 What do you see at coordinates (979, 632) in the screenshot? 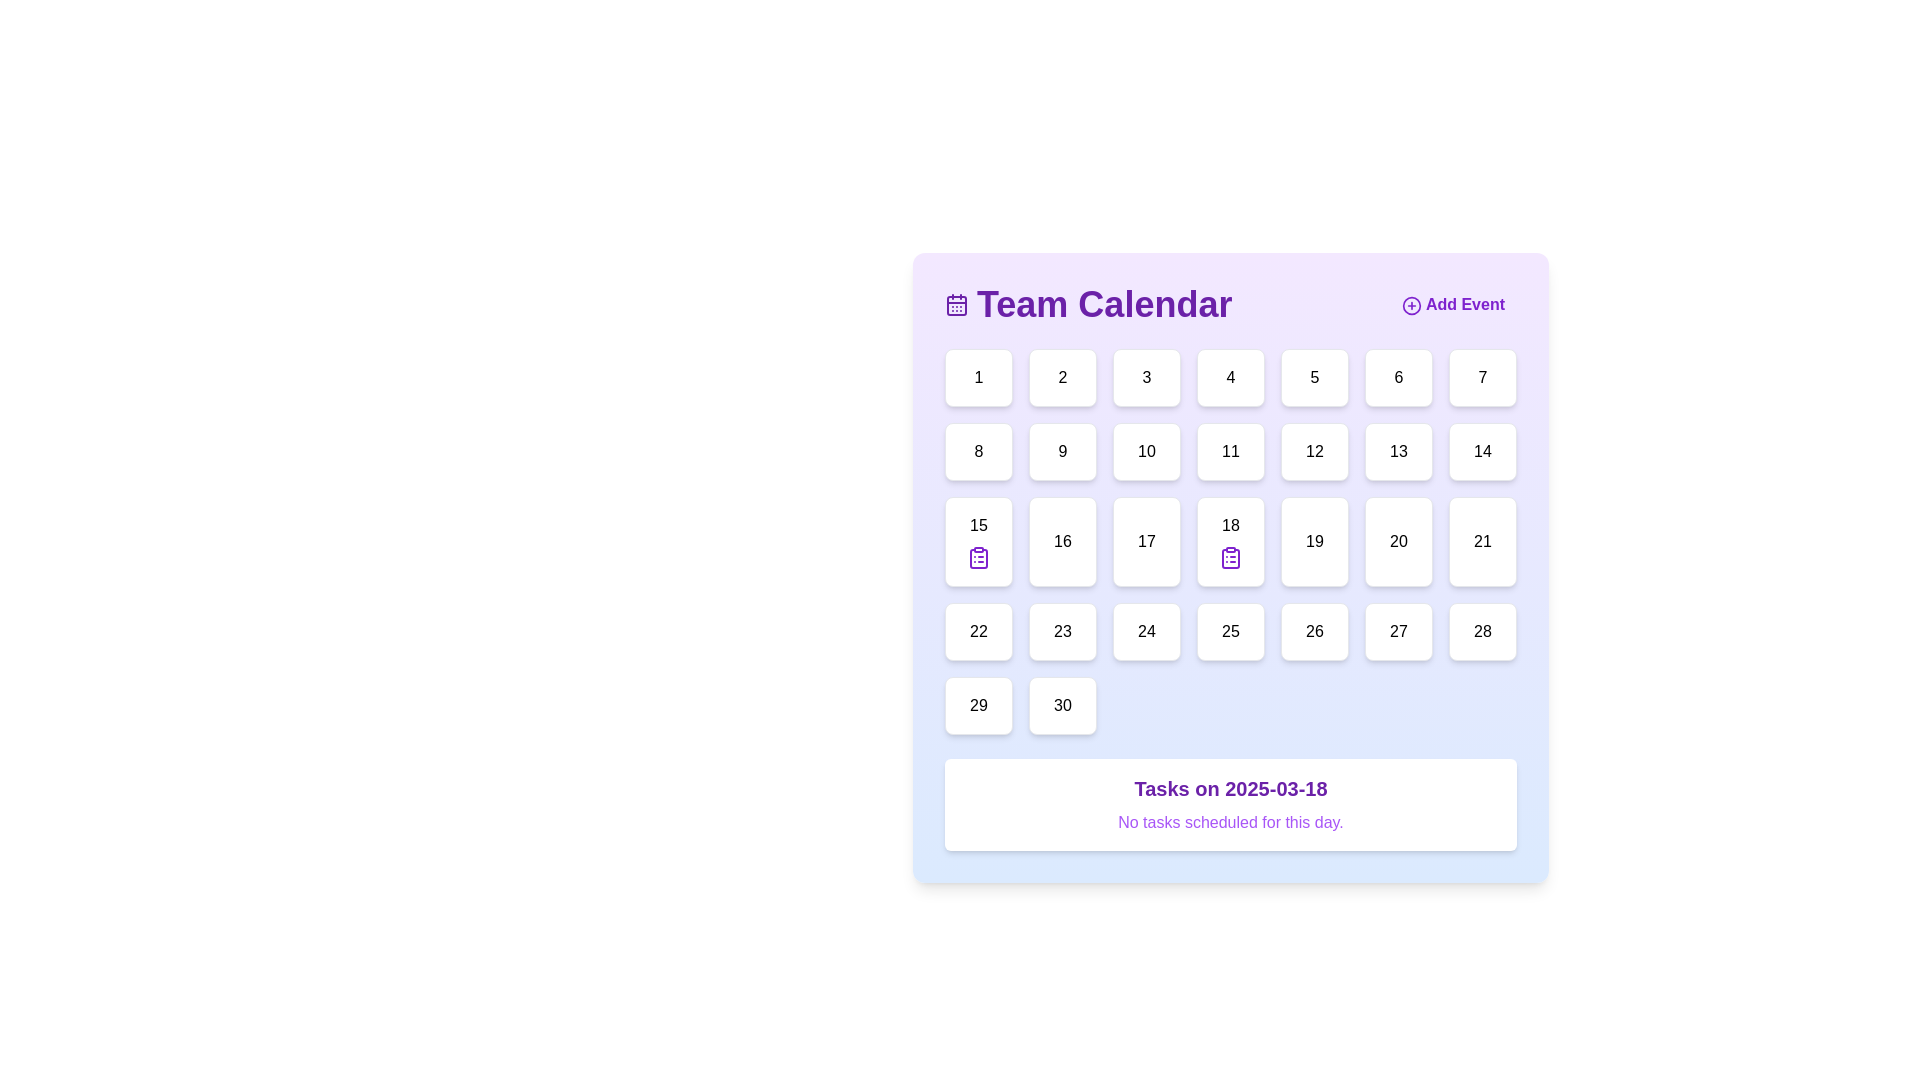
I see `the selectable date button located in the 22nd cell of the calendar grid` at bounding box center [979, 632].